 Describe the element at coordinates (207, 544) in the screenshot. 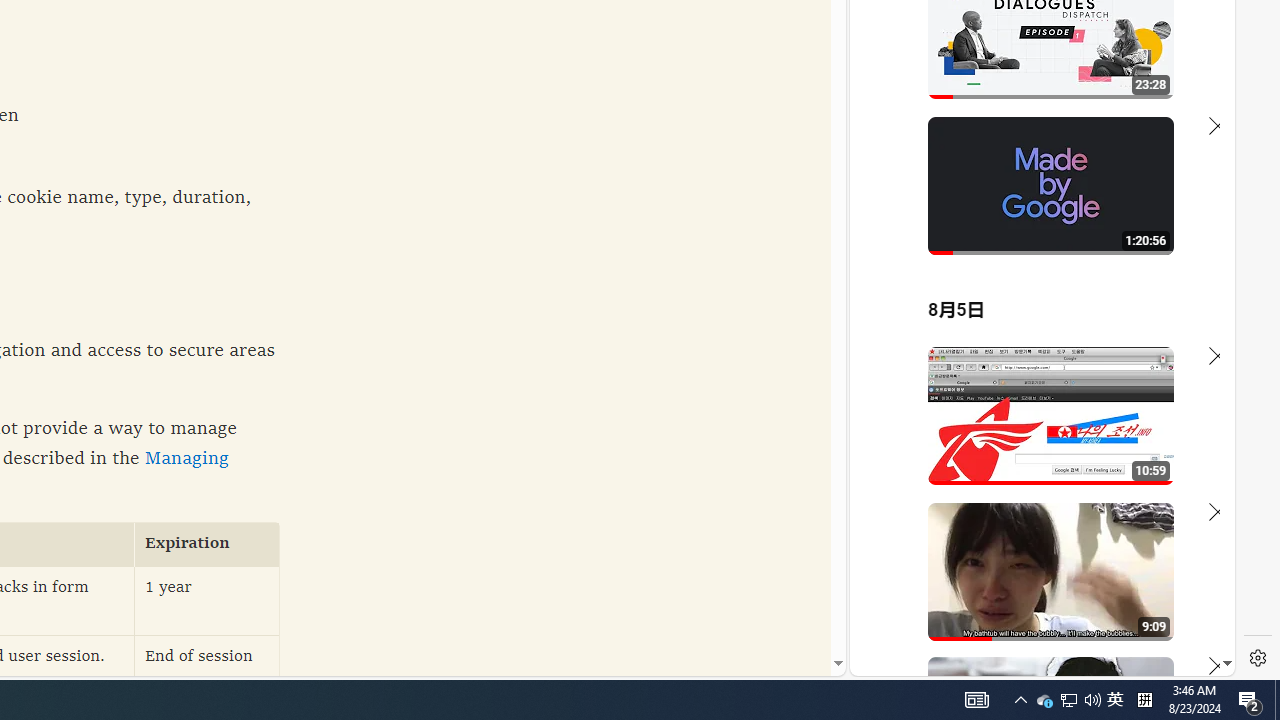

I see `'Expiration'` at that location.